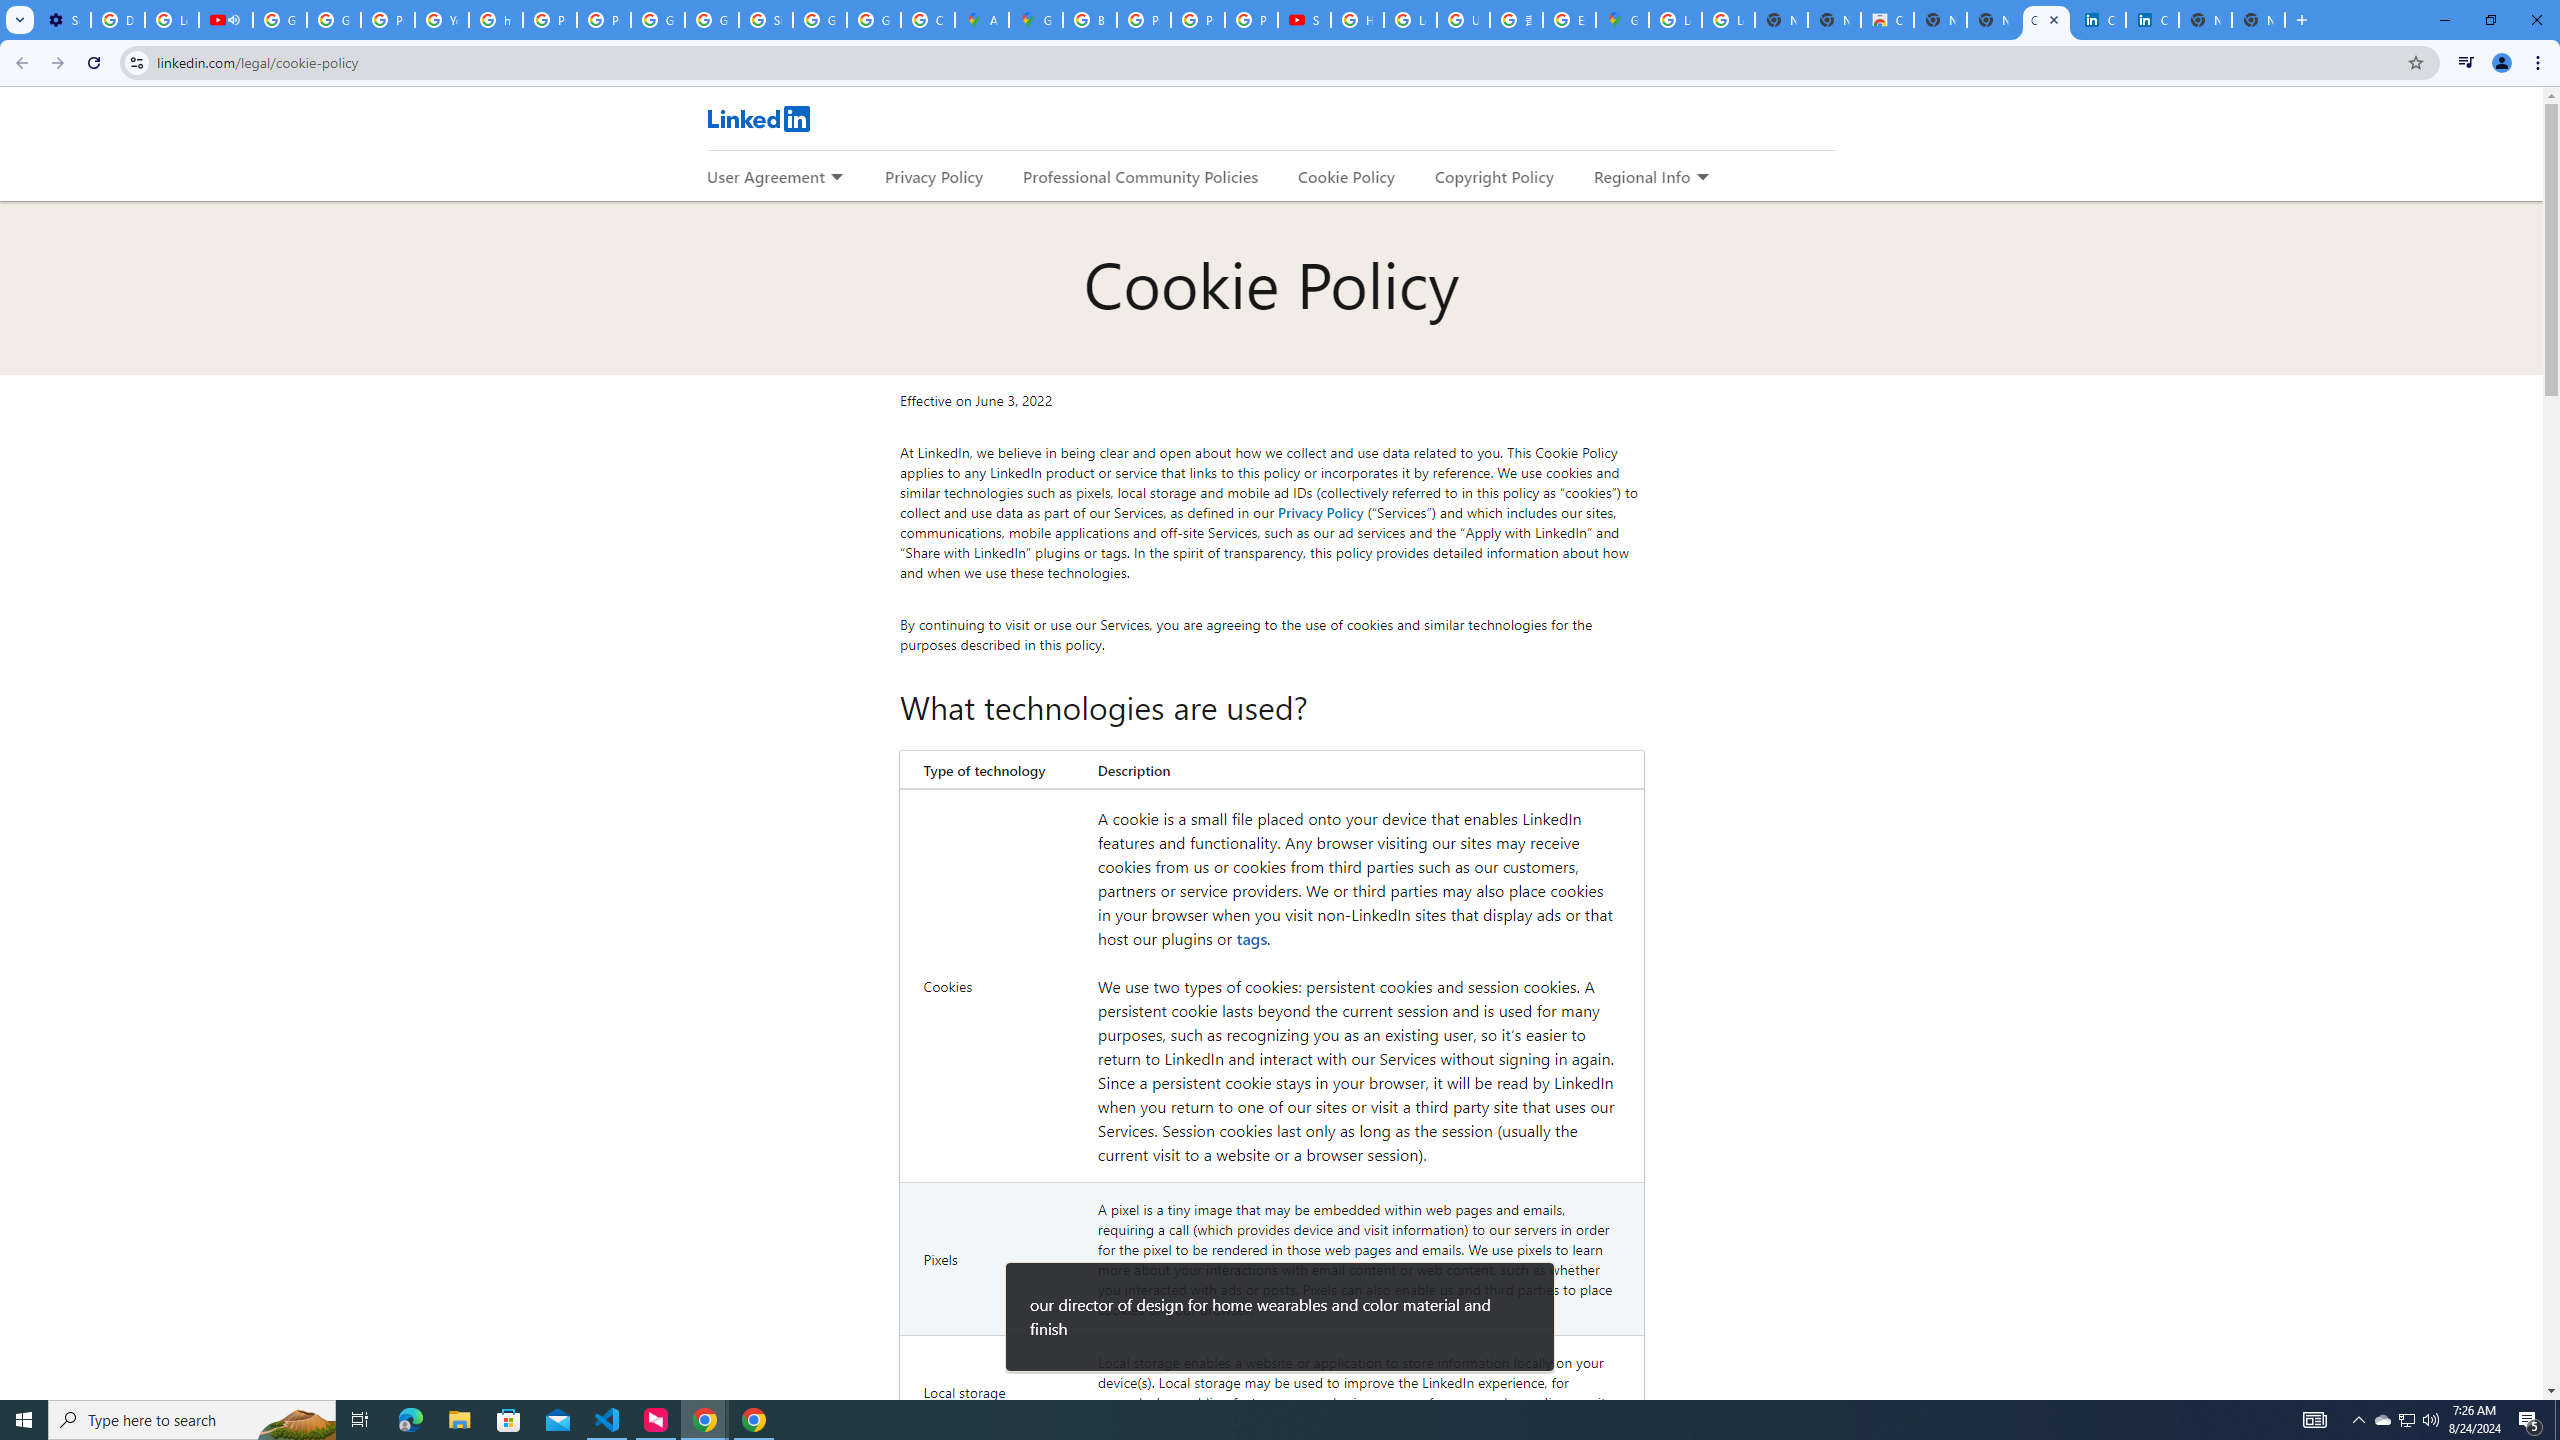 The height and width of the screenshot is (1440, 2560). Describe the element at coordinates (1701, 177) in the screenshot. I see `'Expand to show more links for Regional Info'` at that location.